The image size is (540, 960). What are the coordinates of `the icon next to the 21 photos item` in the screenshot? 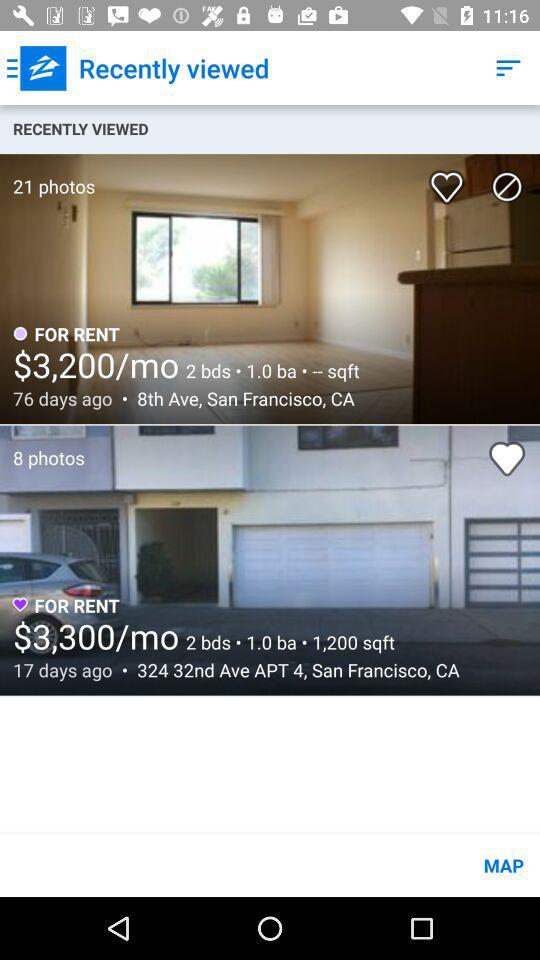 It's located at (450, 179).